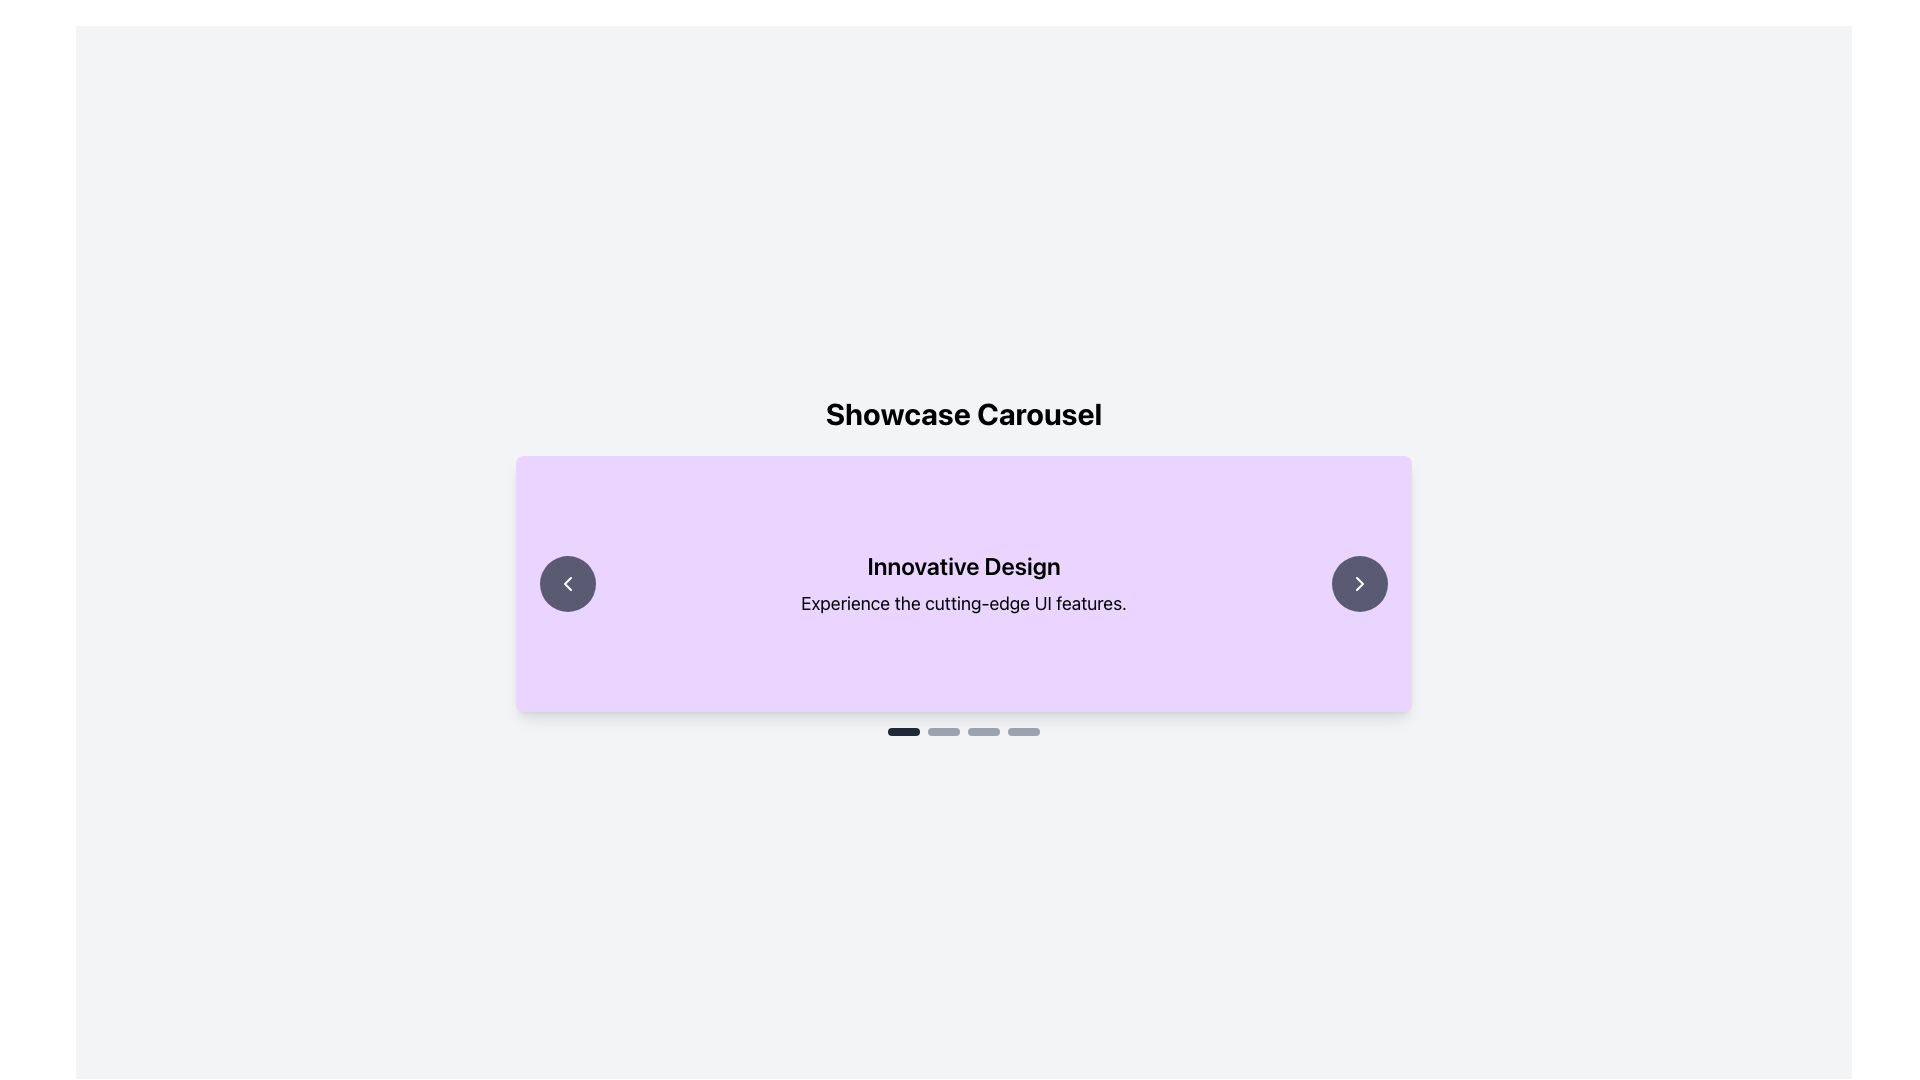 The height and width of the screenshot is (1080, 1920). Describe the element at coordinates (943, 732) in the screenshot. I see `the second carousel indicator located below the 'Innovative Design' content` at that location.